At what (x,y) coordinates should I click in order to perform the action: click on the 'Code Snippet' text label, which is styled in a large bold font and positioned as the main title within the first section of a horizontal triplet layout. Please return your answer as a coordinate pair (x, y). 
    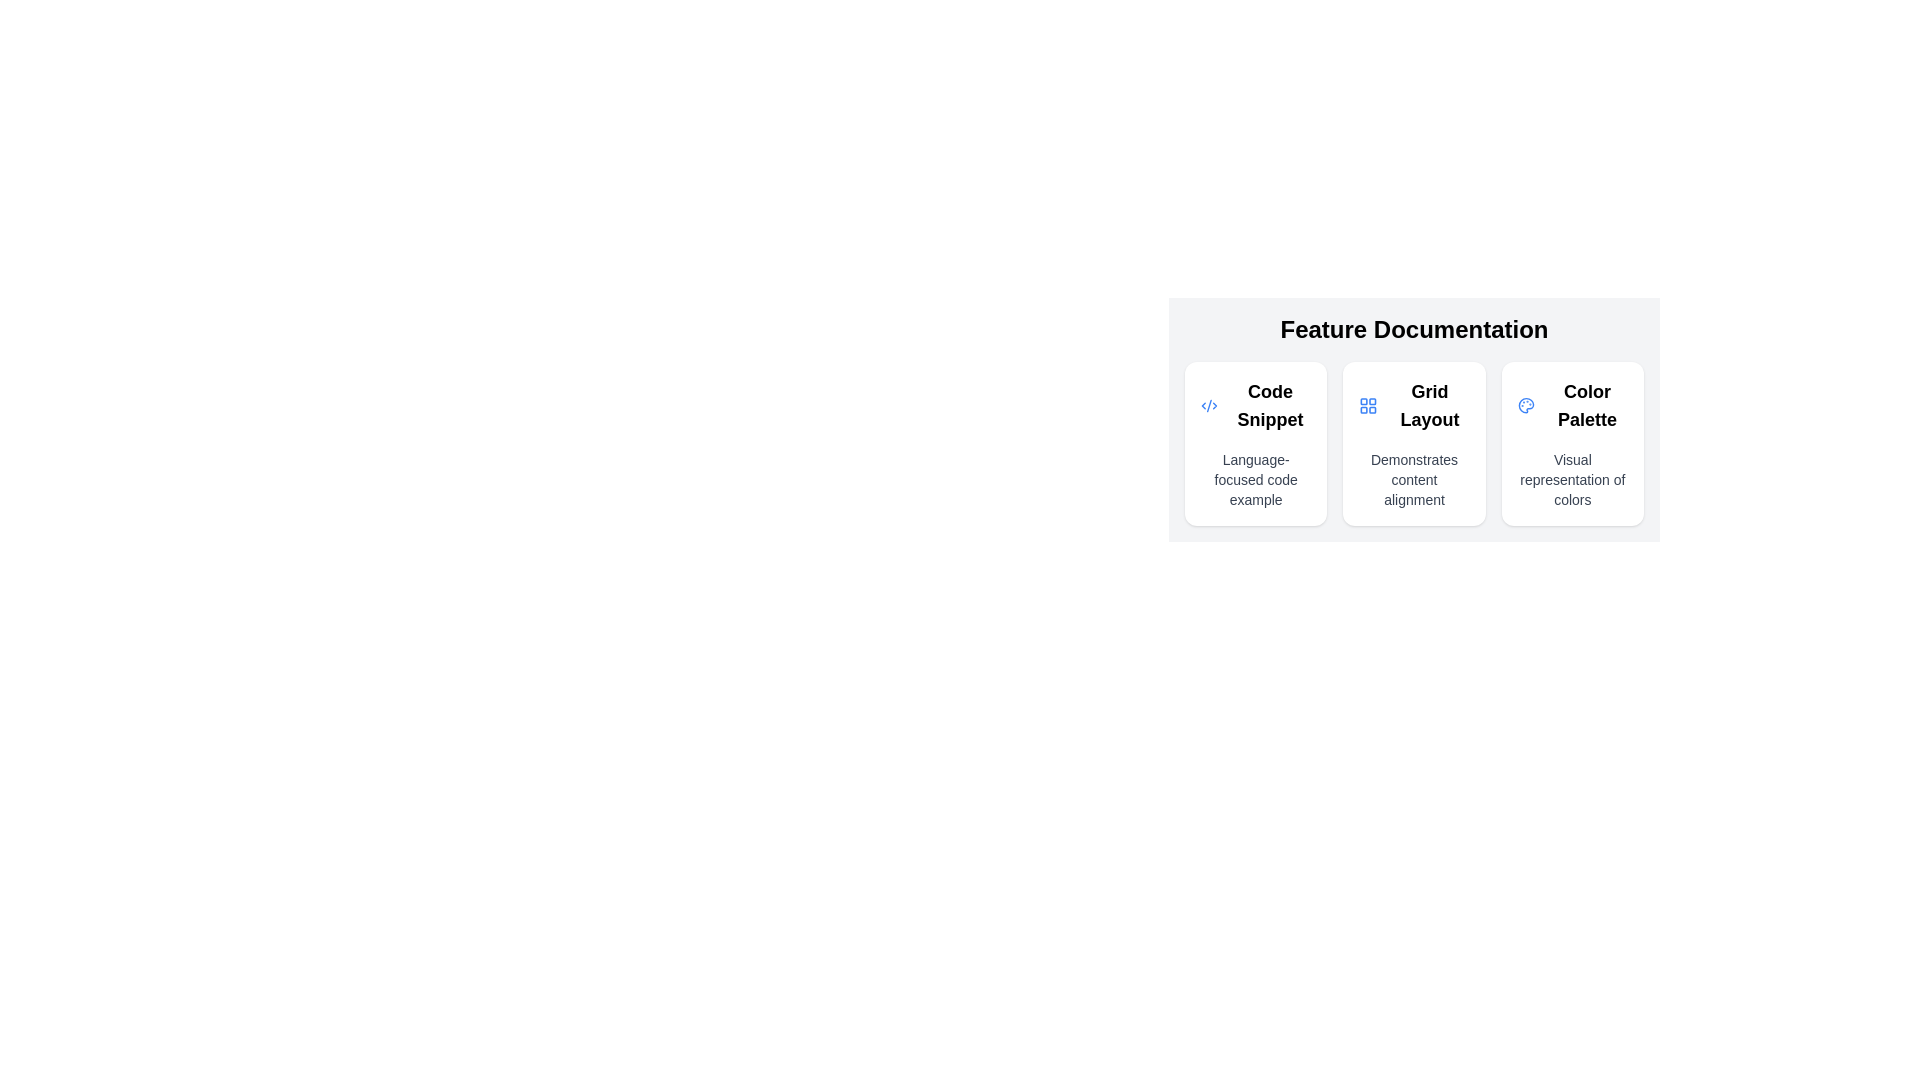
    Looking at the image, I should click on (1269, 405).